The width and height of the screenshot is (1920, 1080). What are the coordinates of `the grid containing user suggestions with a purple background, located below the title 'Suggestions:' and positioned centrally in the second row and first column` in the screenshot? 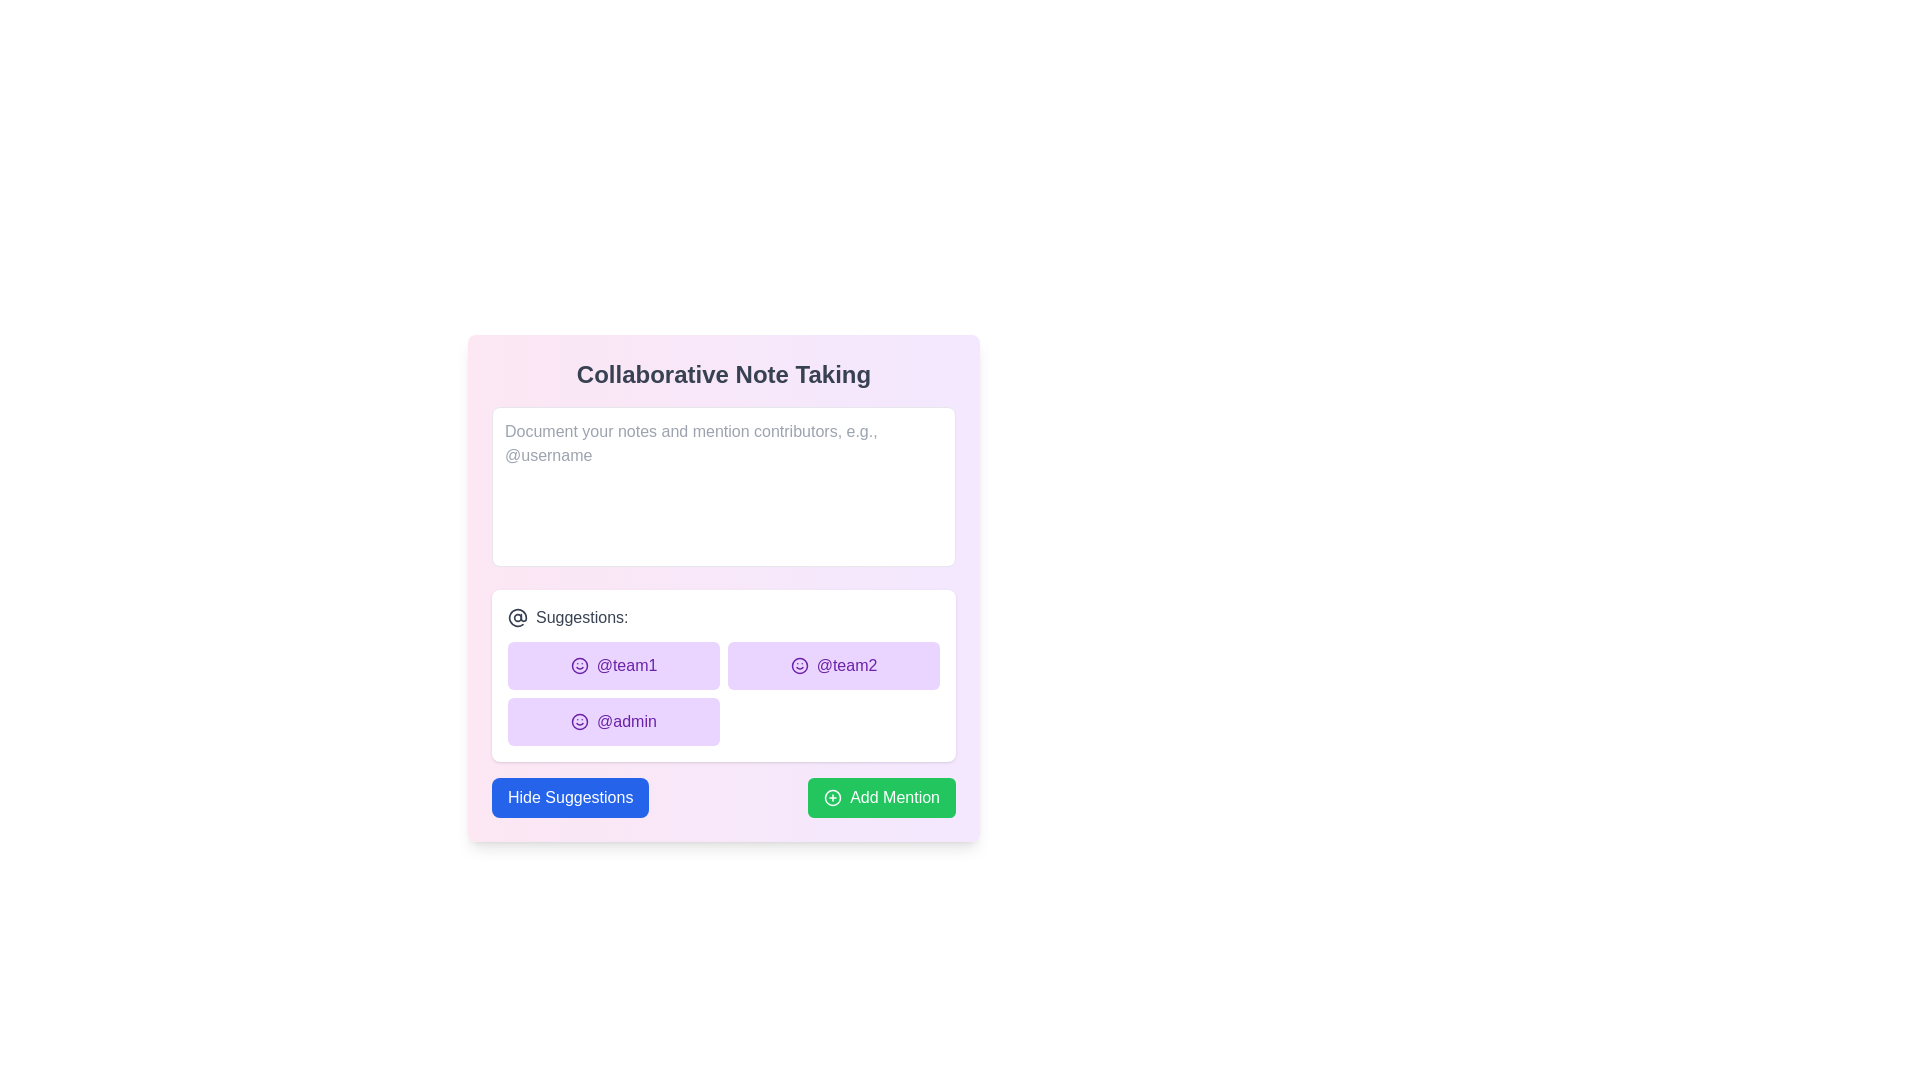 It's located at (723, 693).